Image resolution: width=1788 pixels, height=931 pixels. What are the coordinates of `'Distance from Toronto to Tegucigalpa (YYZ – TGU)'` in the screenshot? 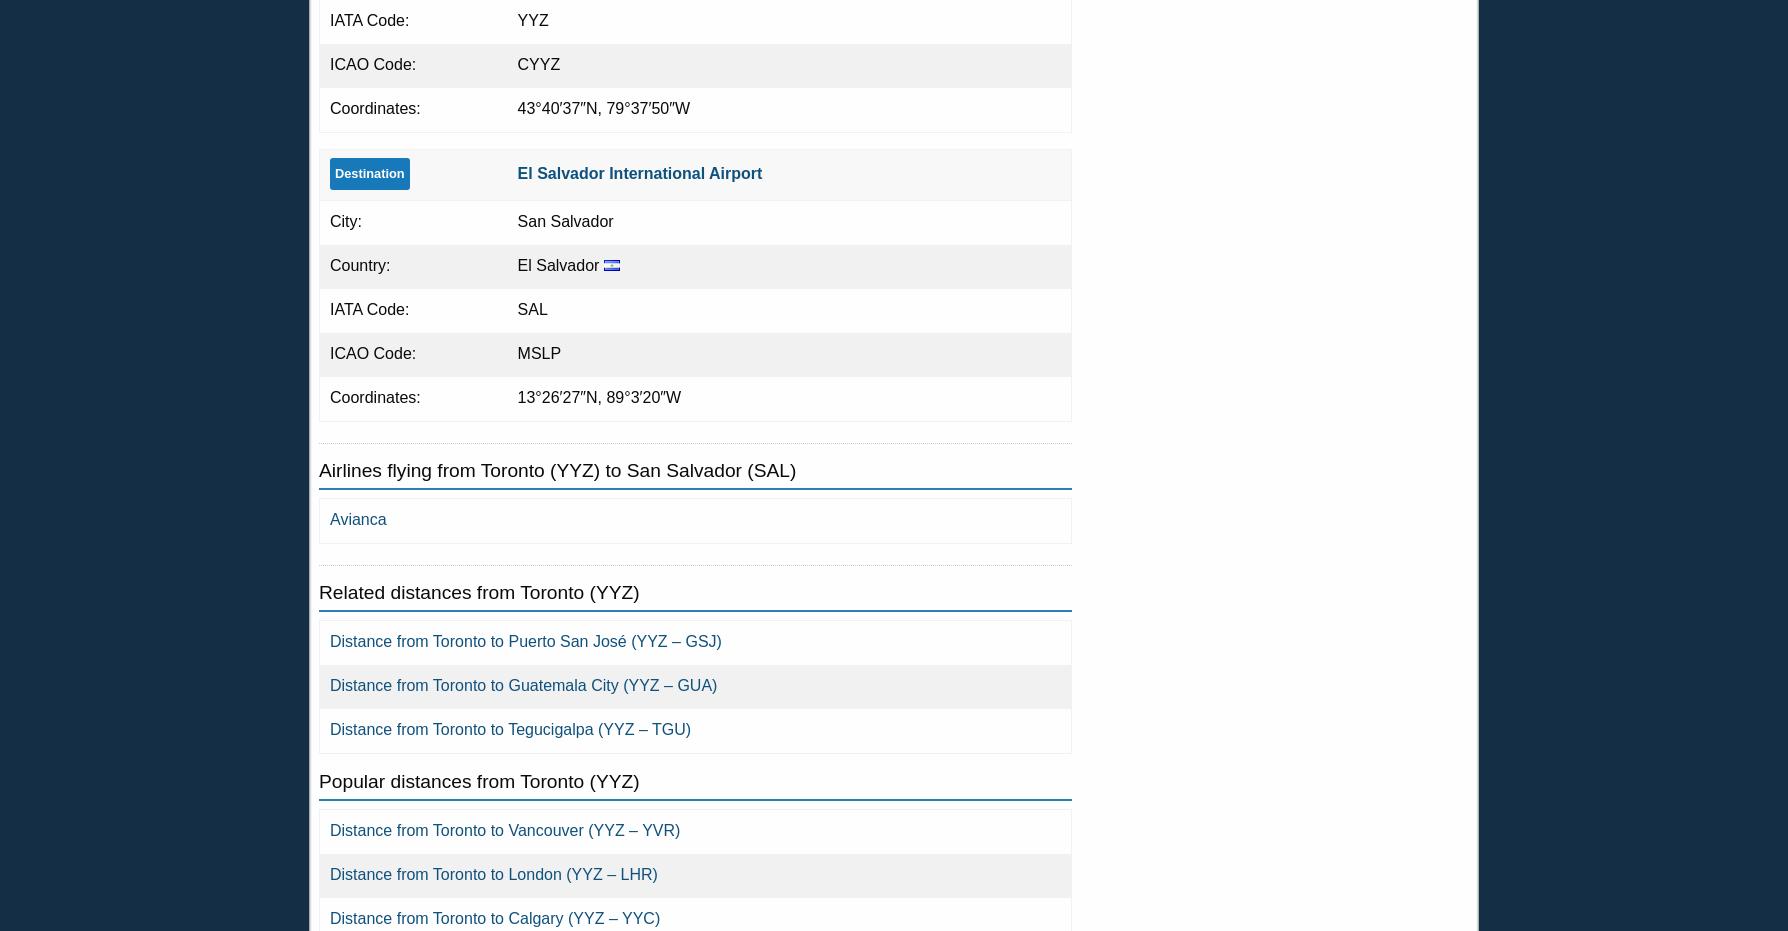 It's located at (510, 728).